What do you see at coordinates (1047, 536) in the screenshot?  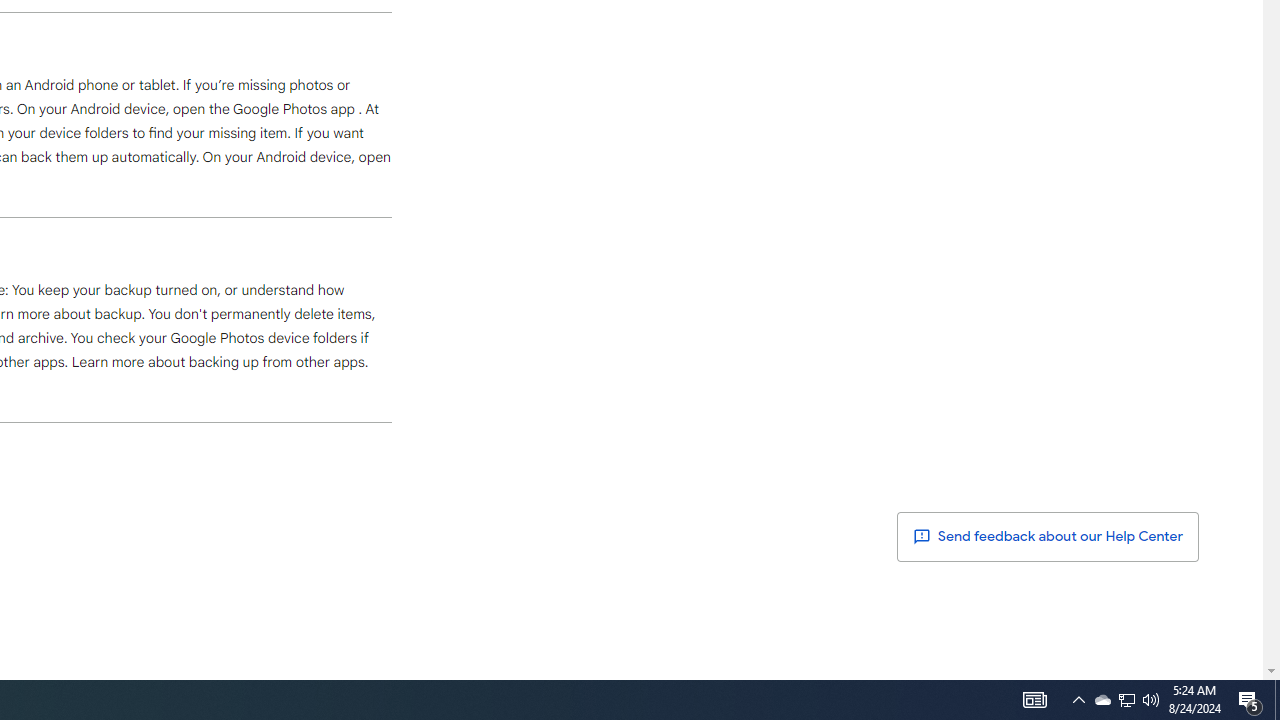 I see `' Send feedback about our Help Center'` at bounding box center [1047, 536].